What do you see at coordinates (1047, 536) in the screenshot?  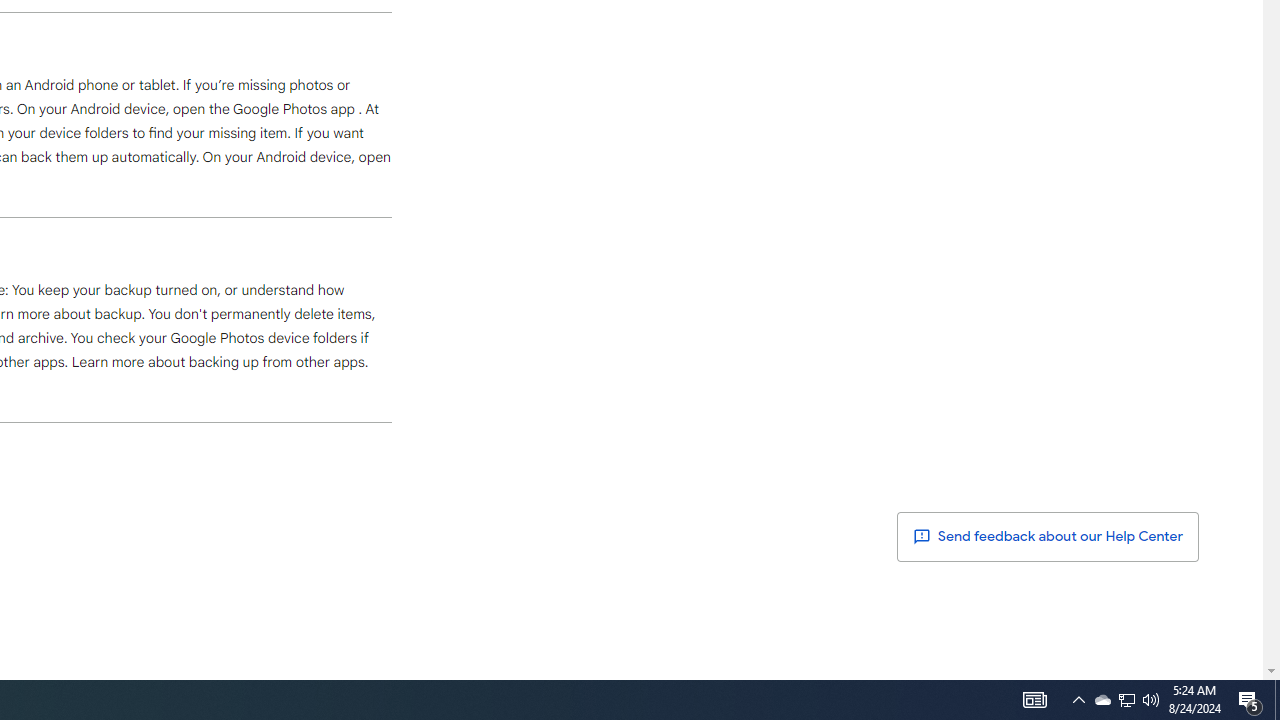 I see `' Send feedback about our Help Center'` at bounding box center [1047, 536].